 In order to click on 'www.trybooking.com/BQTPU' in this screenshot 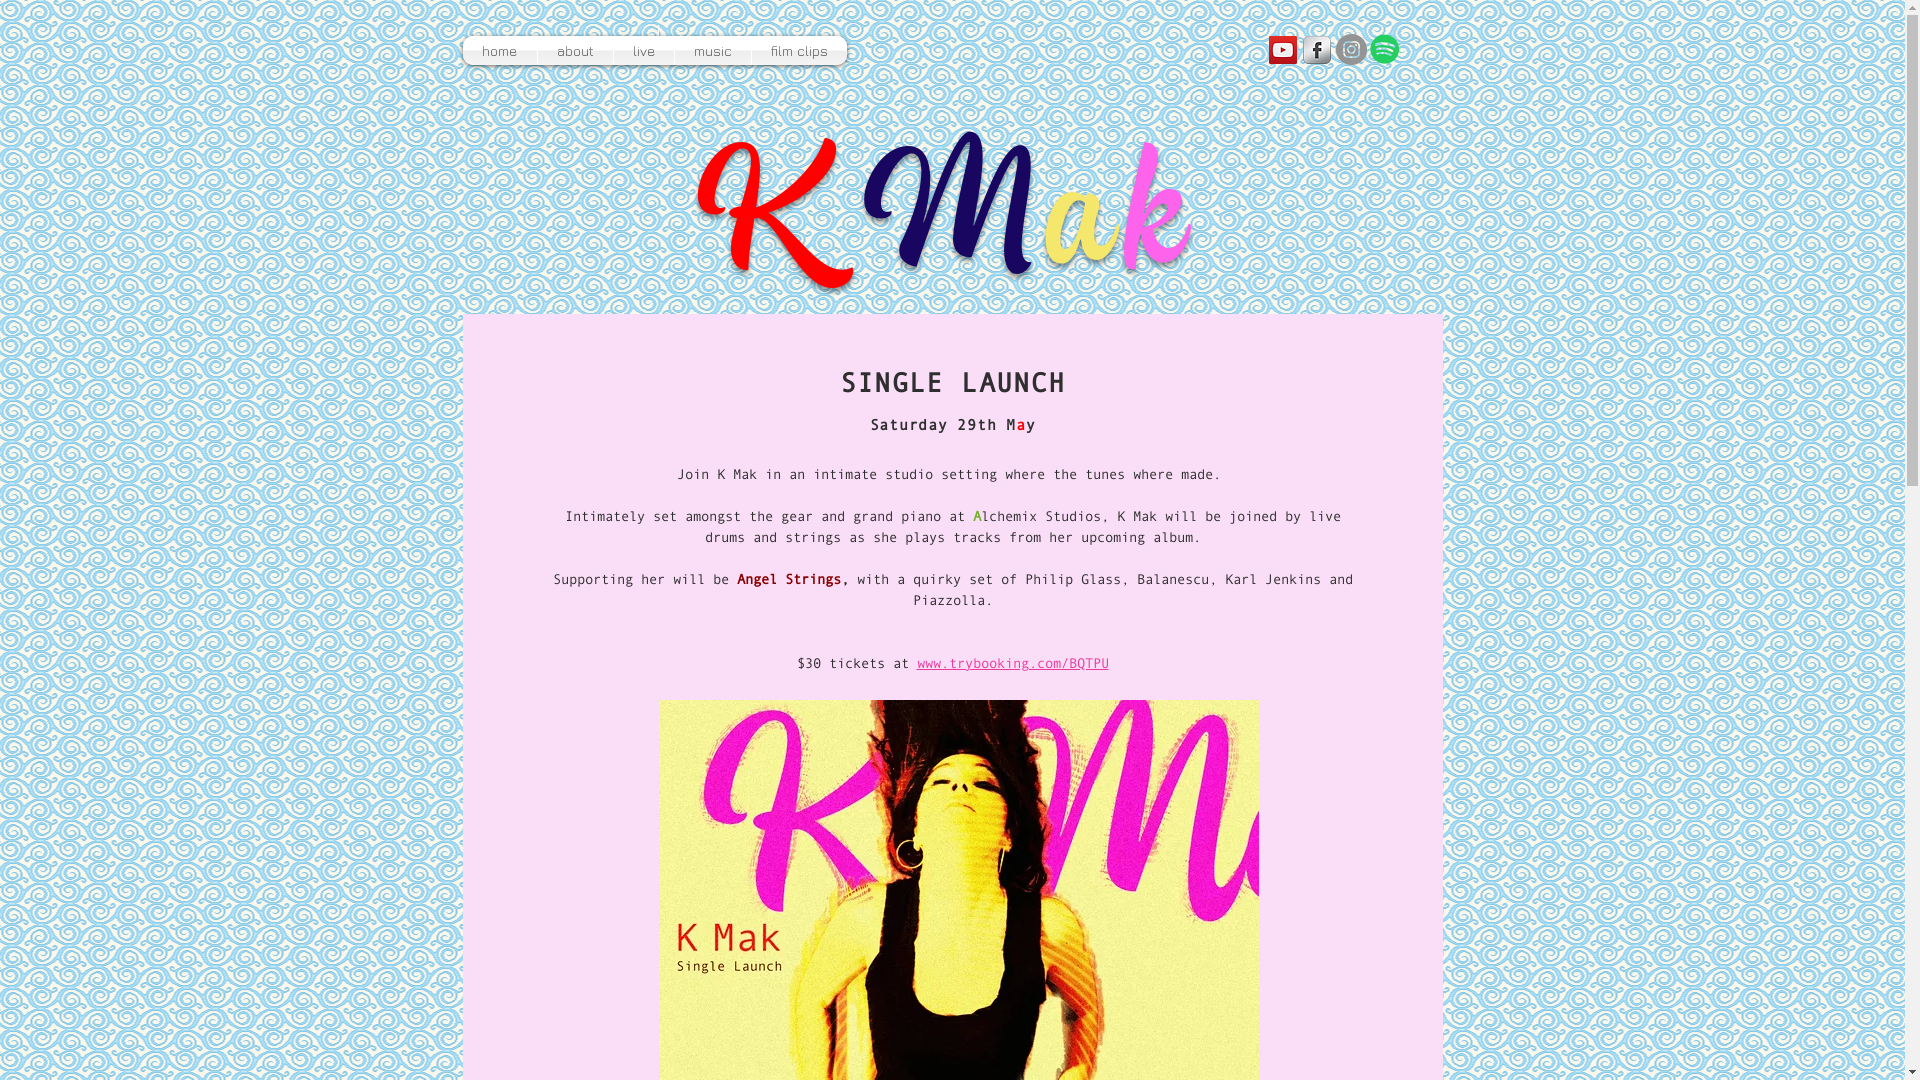, I will do `click(1012, 663)`.